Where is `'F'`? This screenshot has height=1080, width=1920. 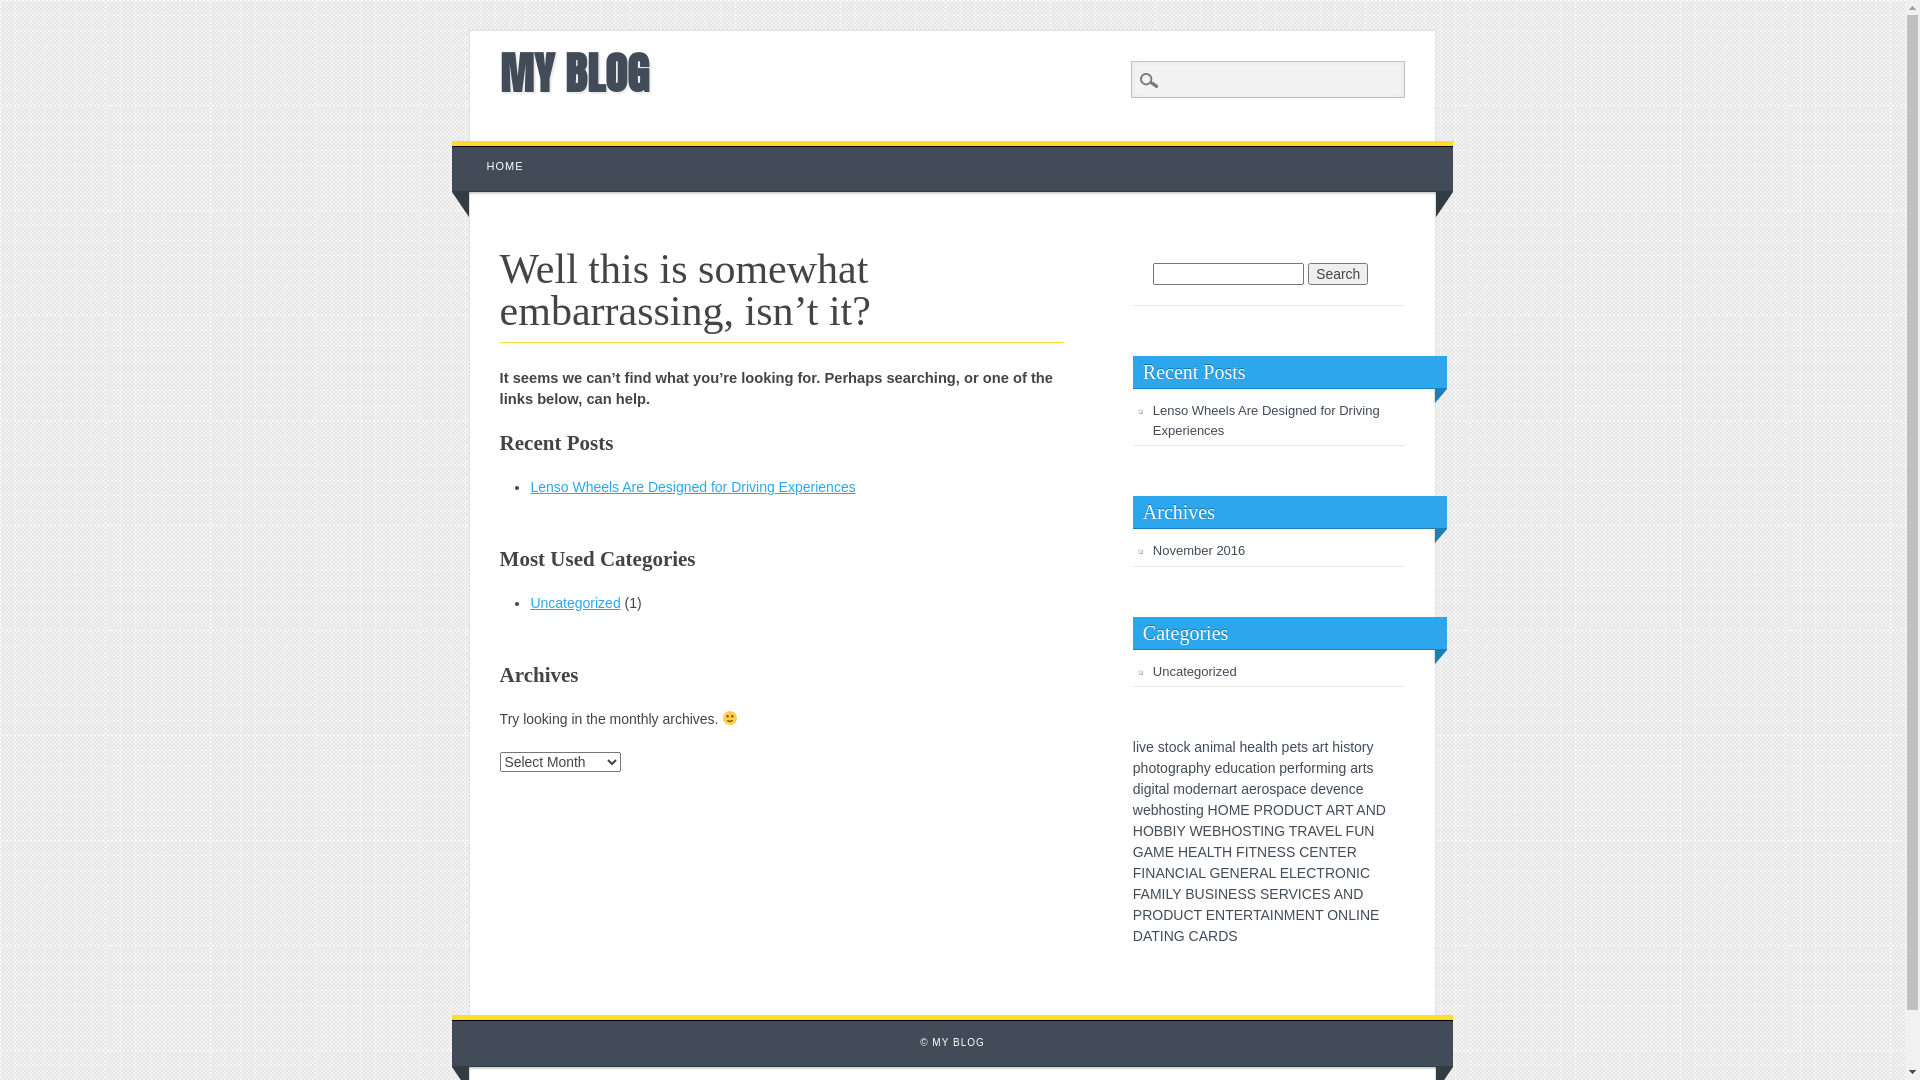 'F' is located at coordinates (1132, 871).